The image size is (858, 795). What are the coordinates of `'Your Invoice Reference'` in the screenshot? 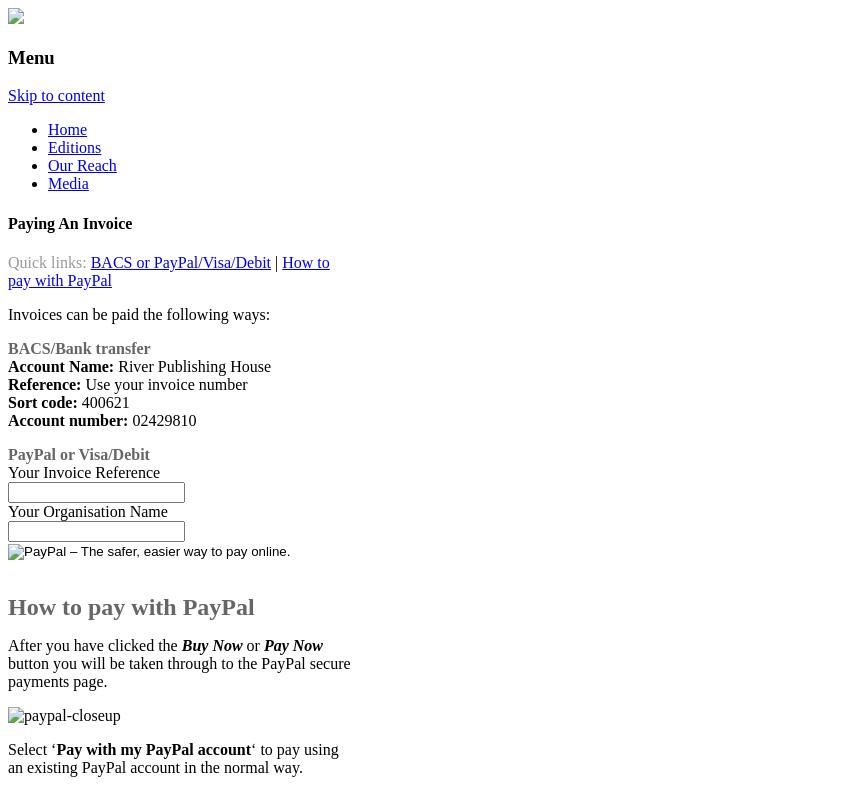 It's located at (82, 471).